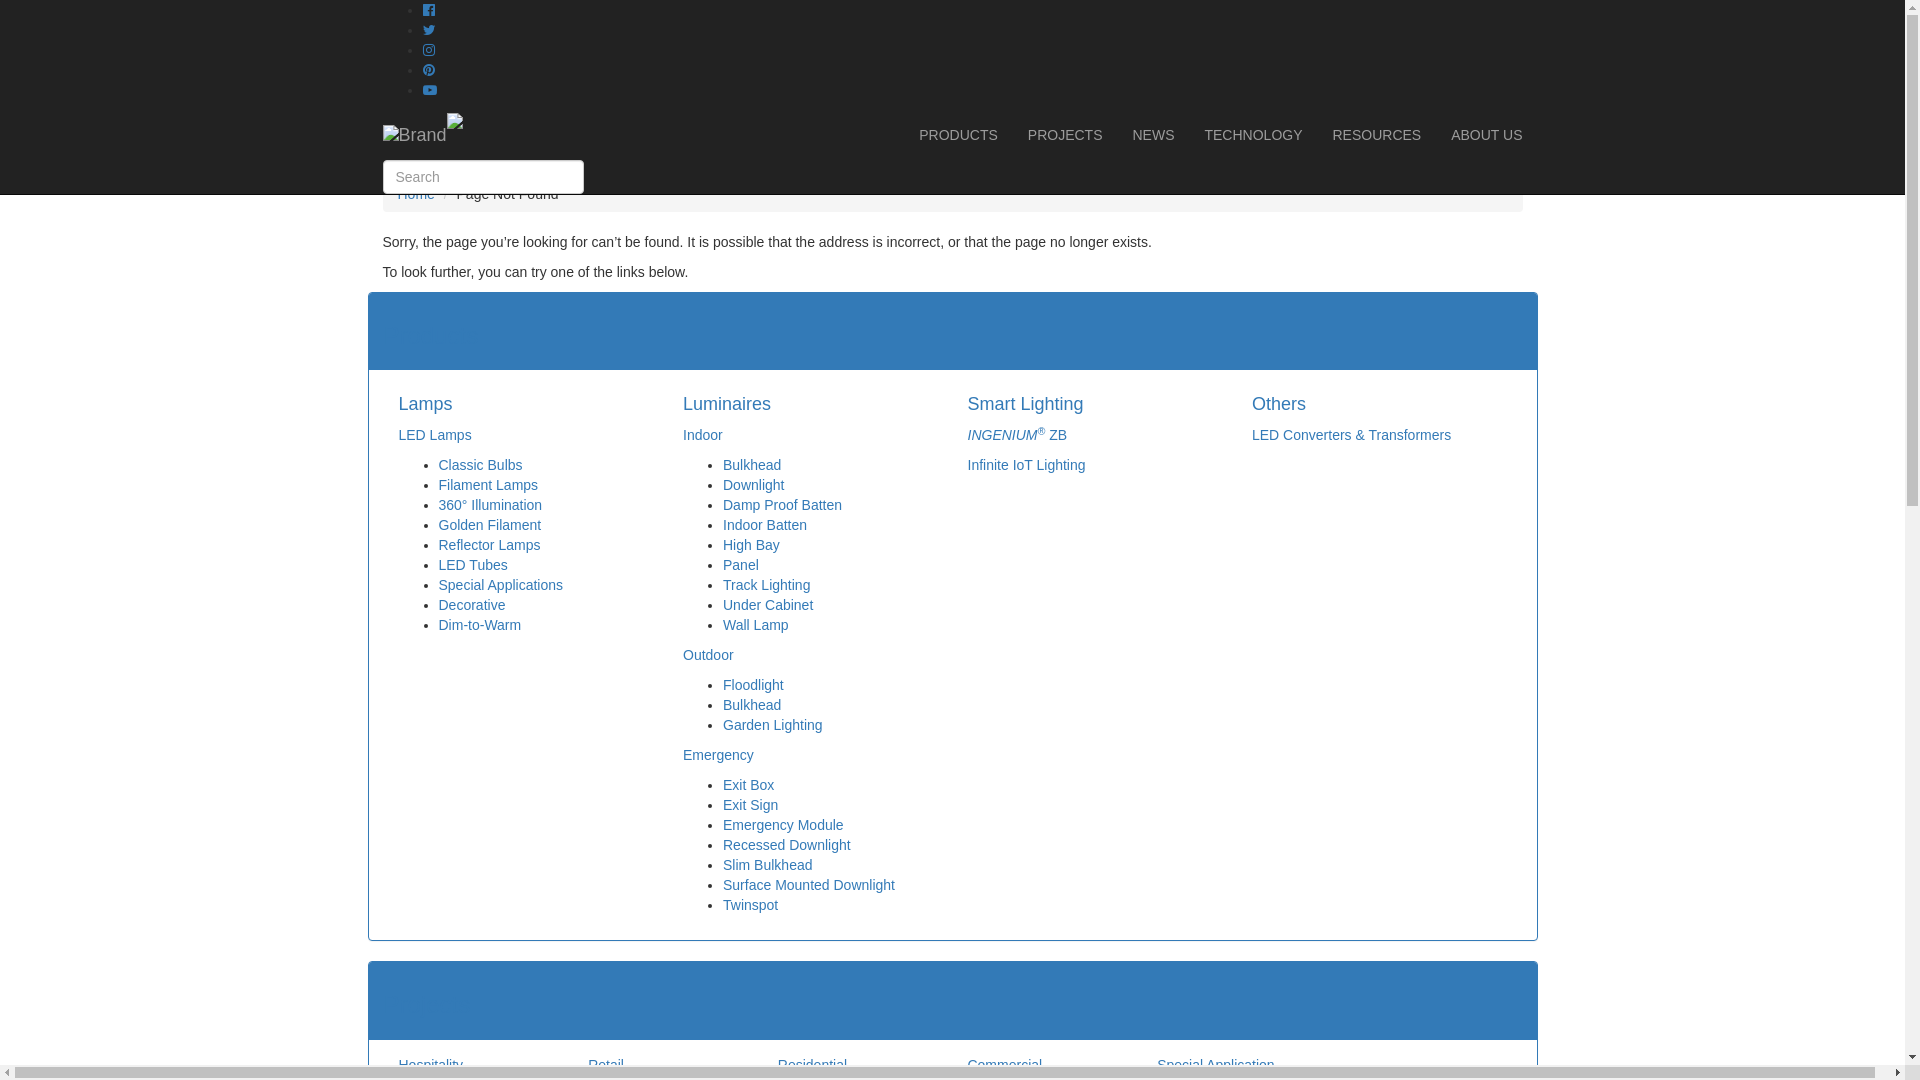  I want to click on 'Downlight', so click(752, 485).